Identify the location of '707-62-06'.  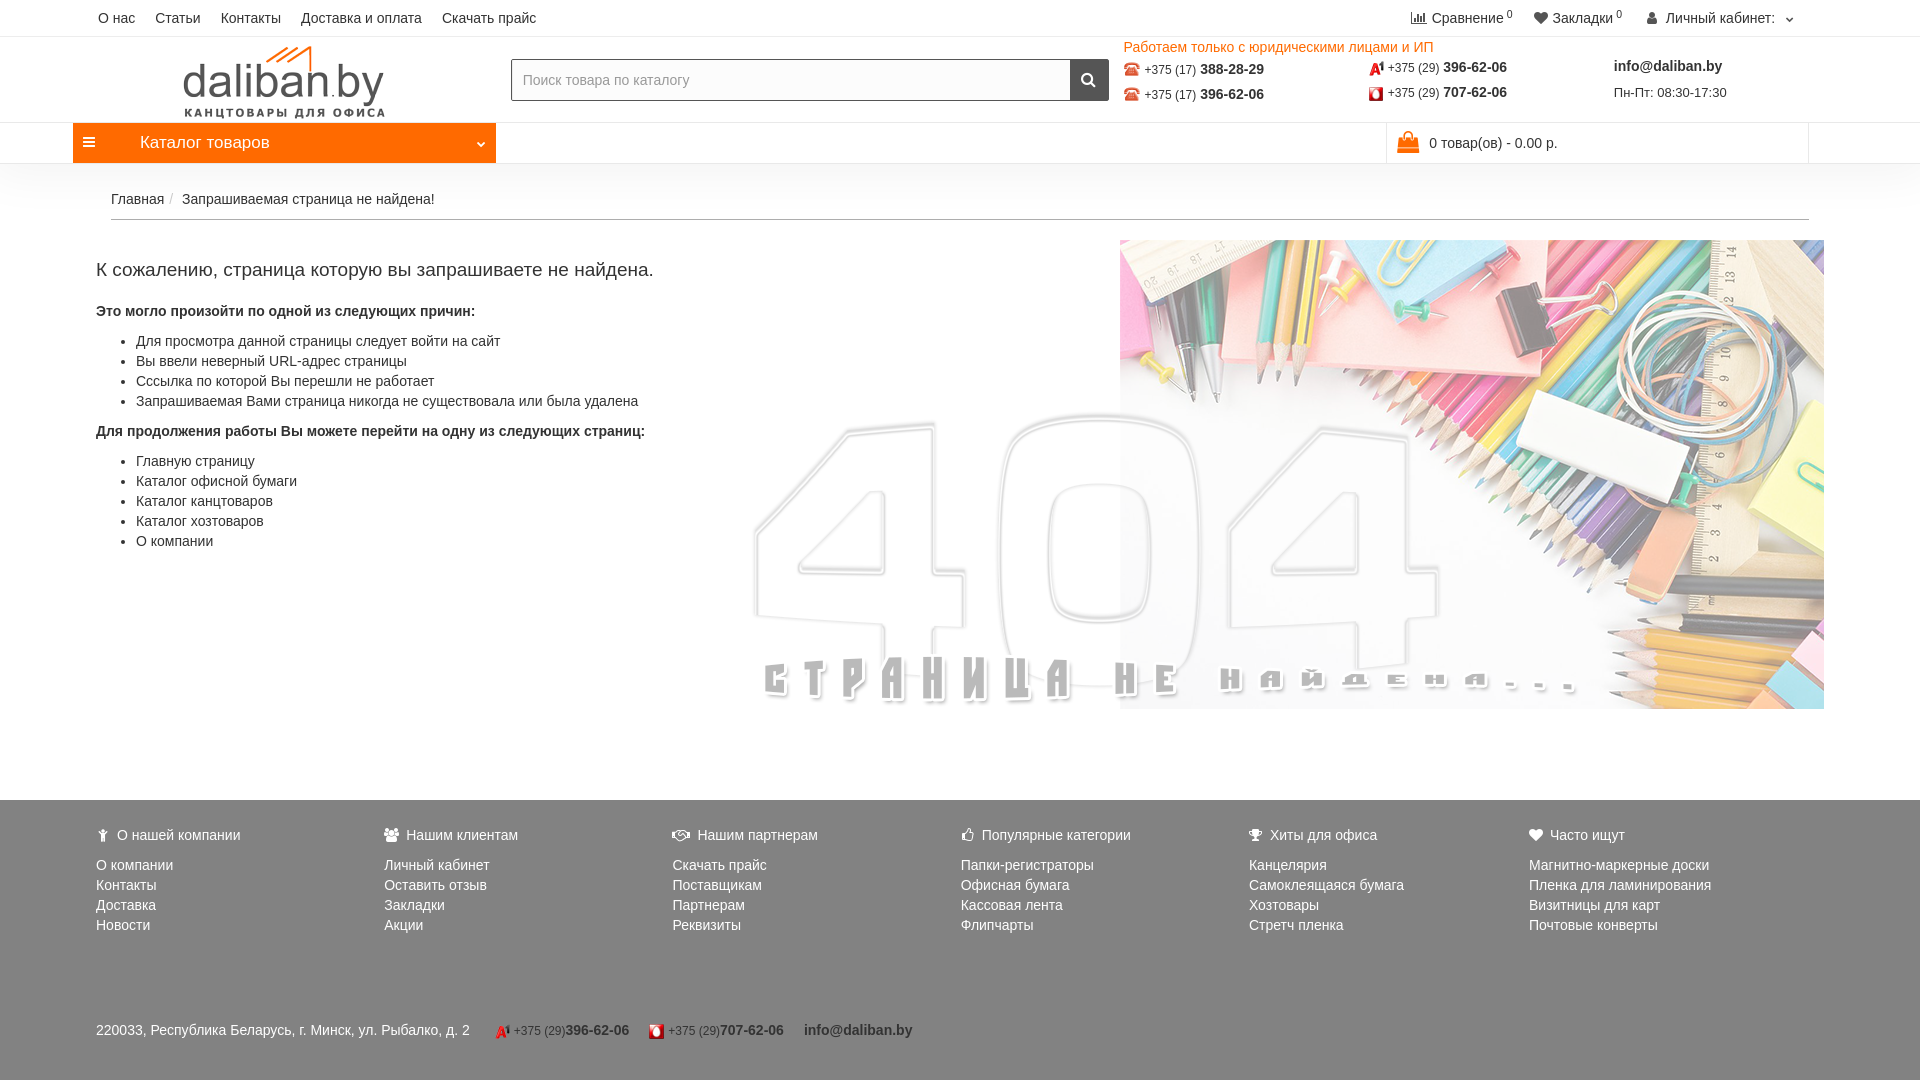
(1474, 92).